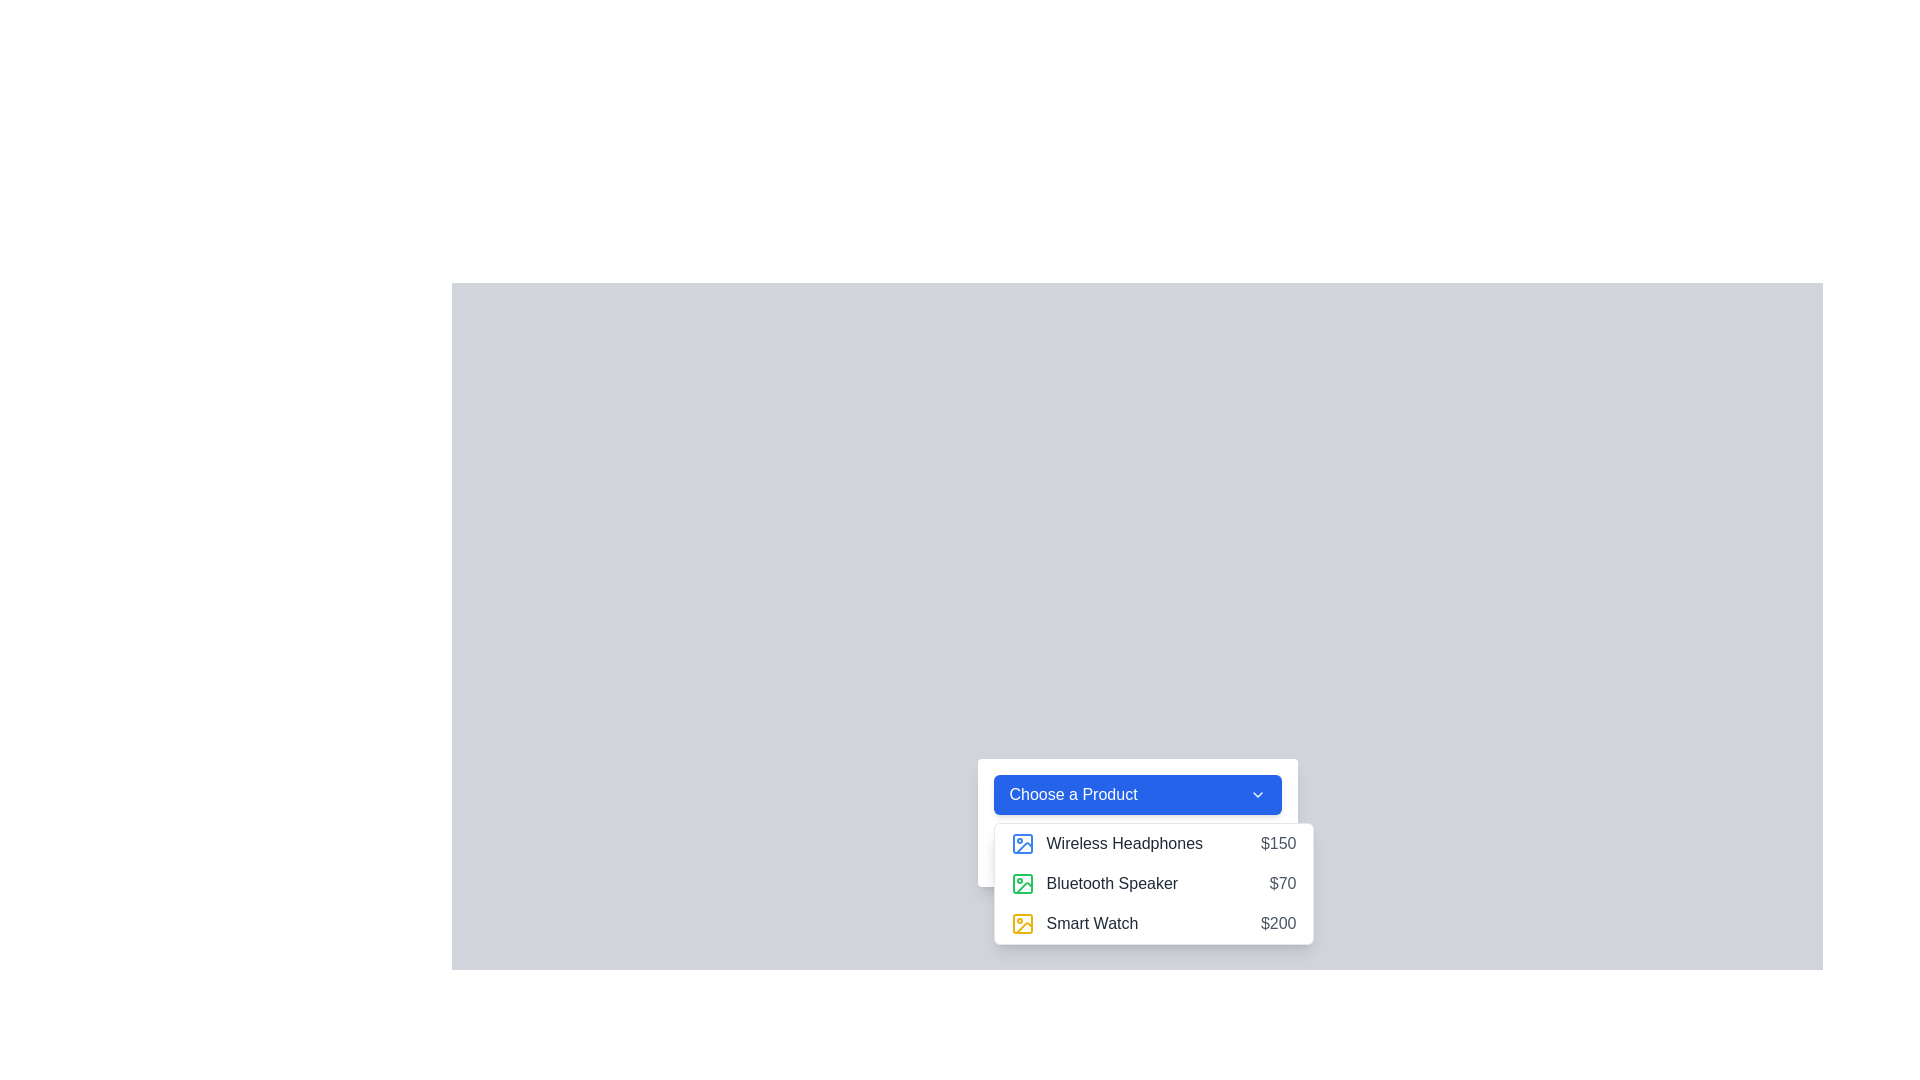 The image size is (1920, 1080). I want to click on the first item in the dropdown list labeled 'Wireless Headphones', so click(1153, 844).